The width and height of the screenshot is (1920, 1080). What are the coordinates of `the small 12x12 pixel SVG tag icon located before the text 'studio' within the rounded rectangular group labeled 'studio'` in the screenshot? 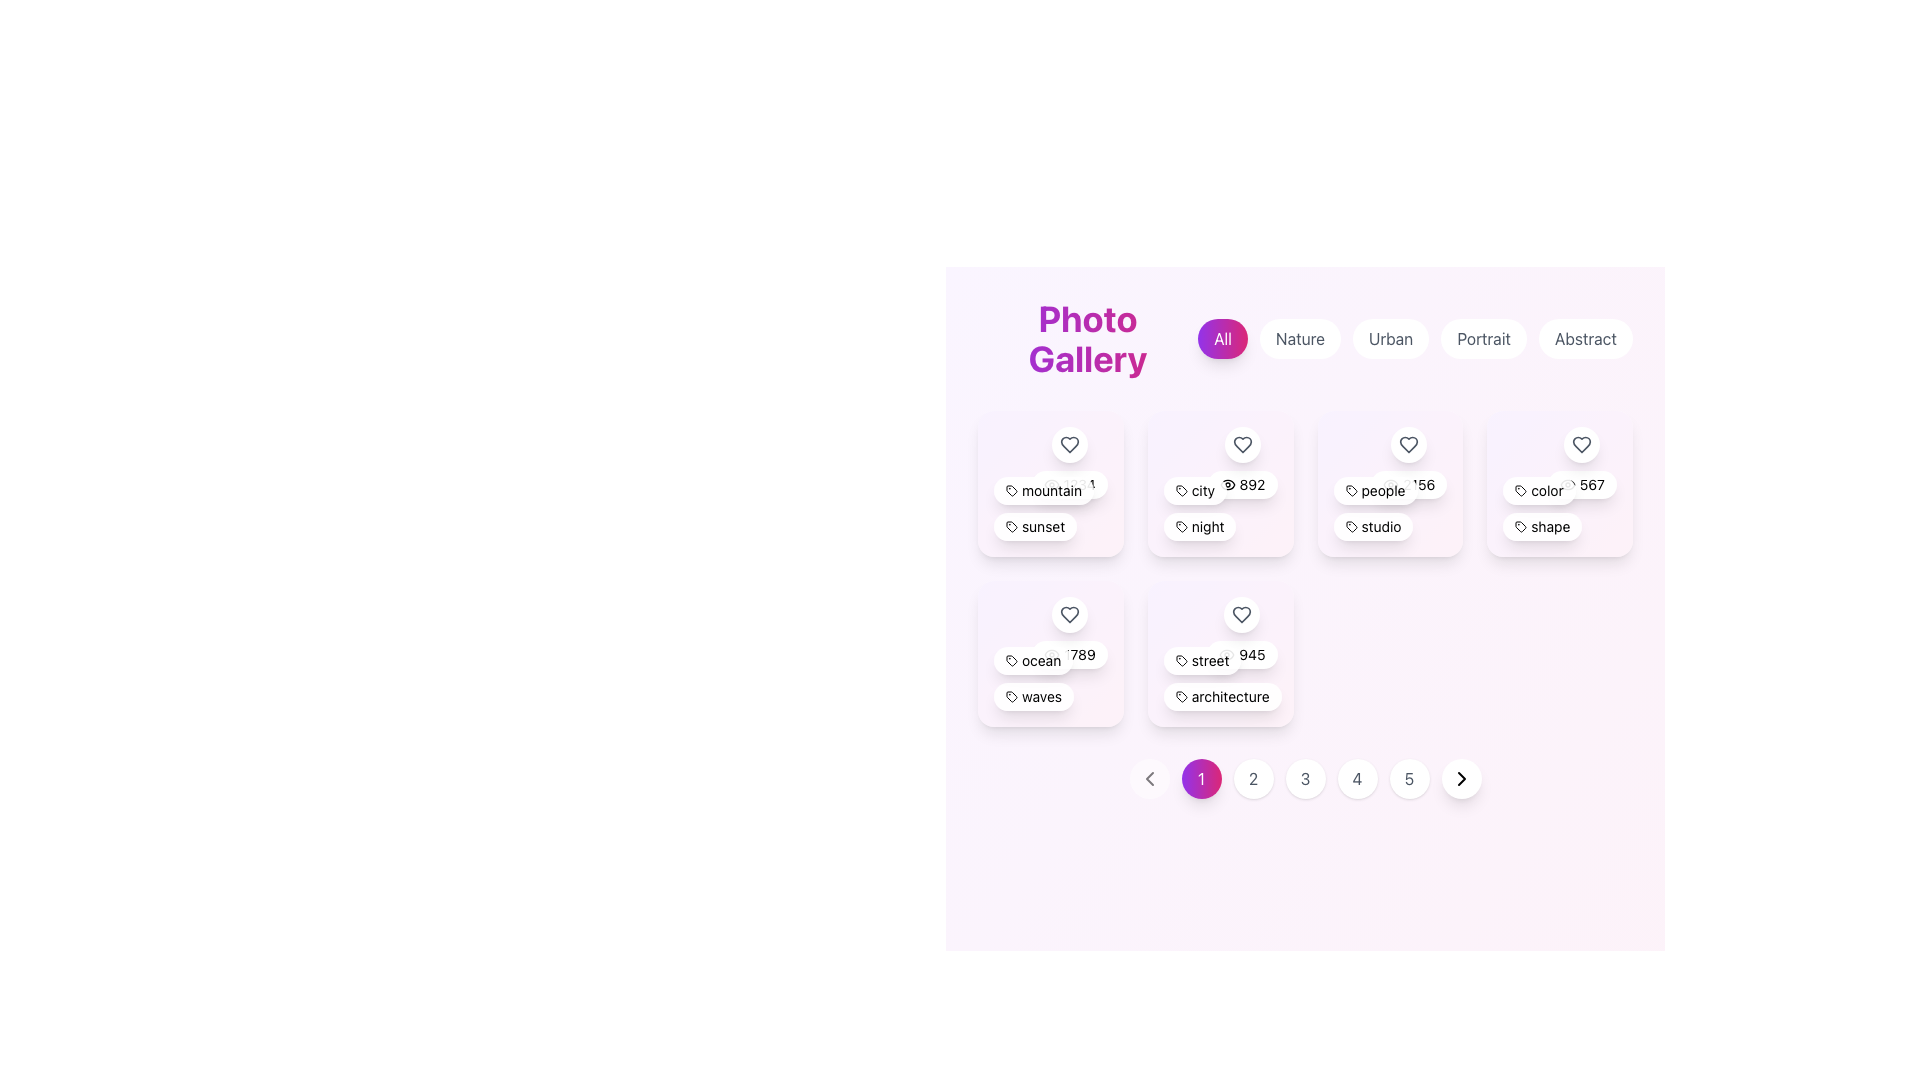 It's located at (1351, 525).